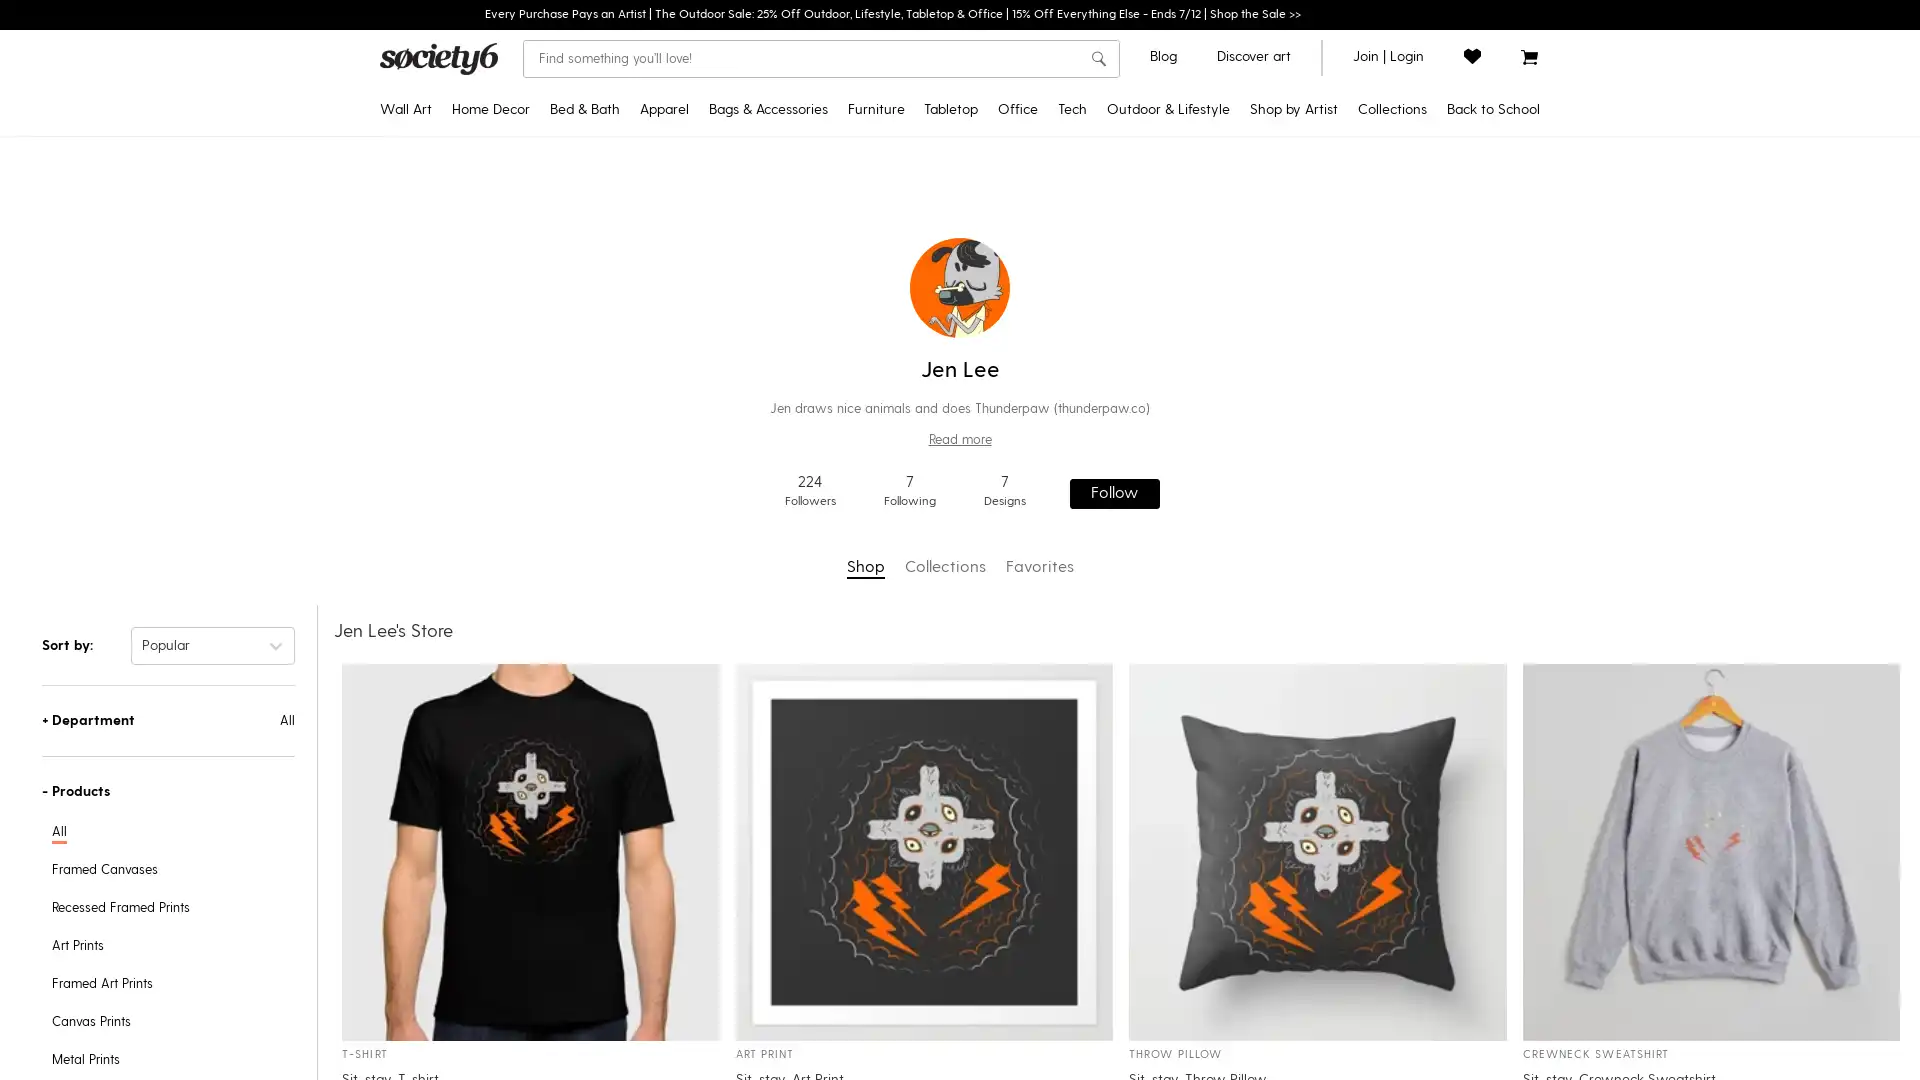 This screenshot has height=1080, width=1920. What do you see at coordinates (875, 110) in the screenshot?
I see `Furniture` at bounding box center [875, 110].